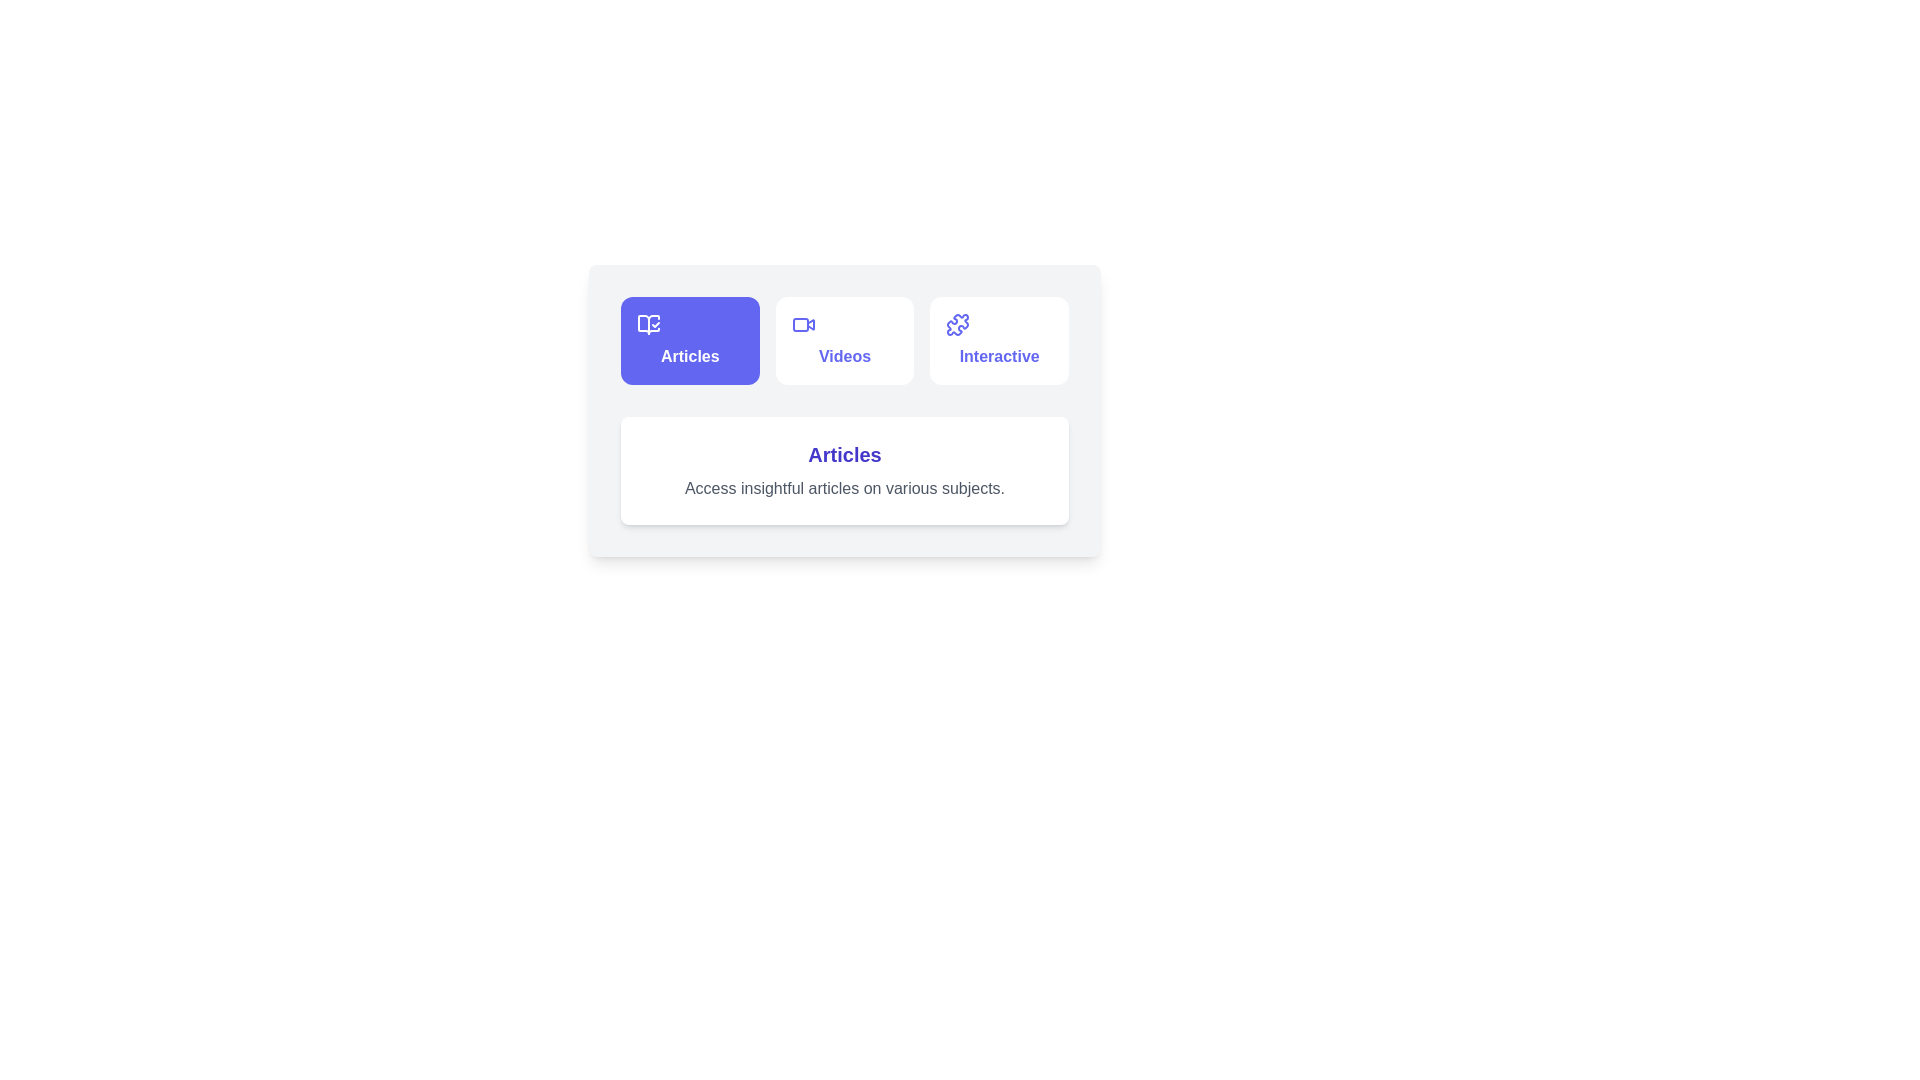 The image size is (1920, 1080). I want to click on the Interactive tab to view its content, so click(999, 339).